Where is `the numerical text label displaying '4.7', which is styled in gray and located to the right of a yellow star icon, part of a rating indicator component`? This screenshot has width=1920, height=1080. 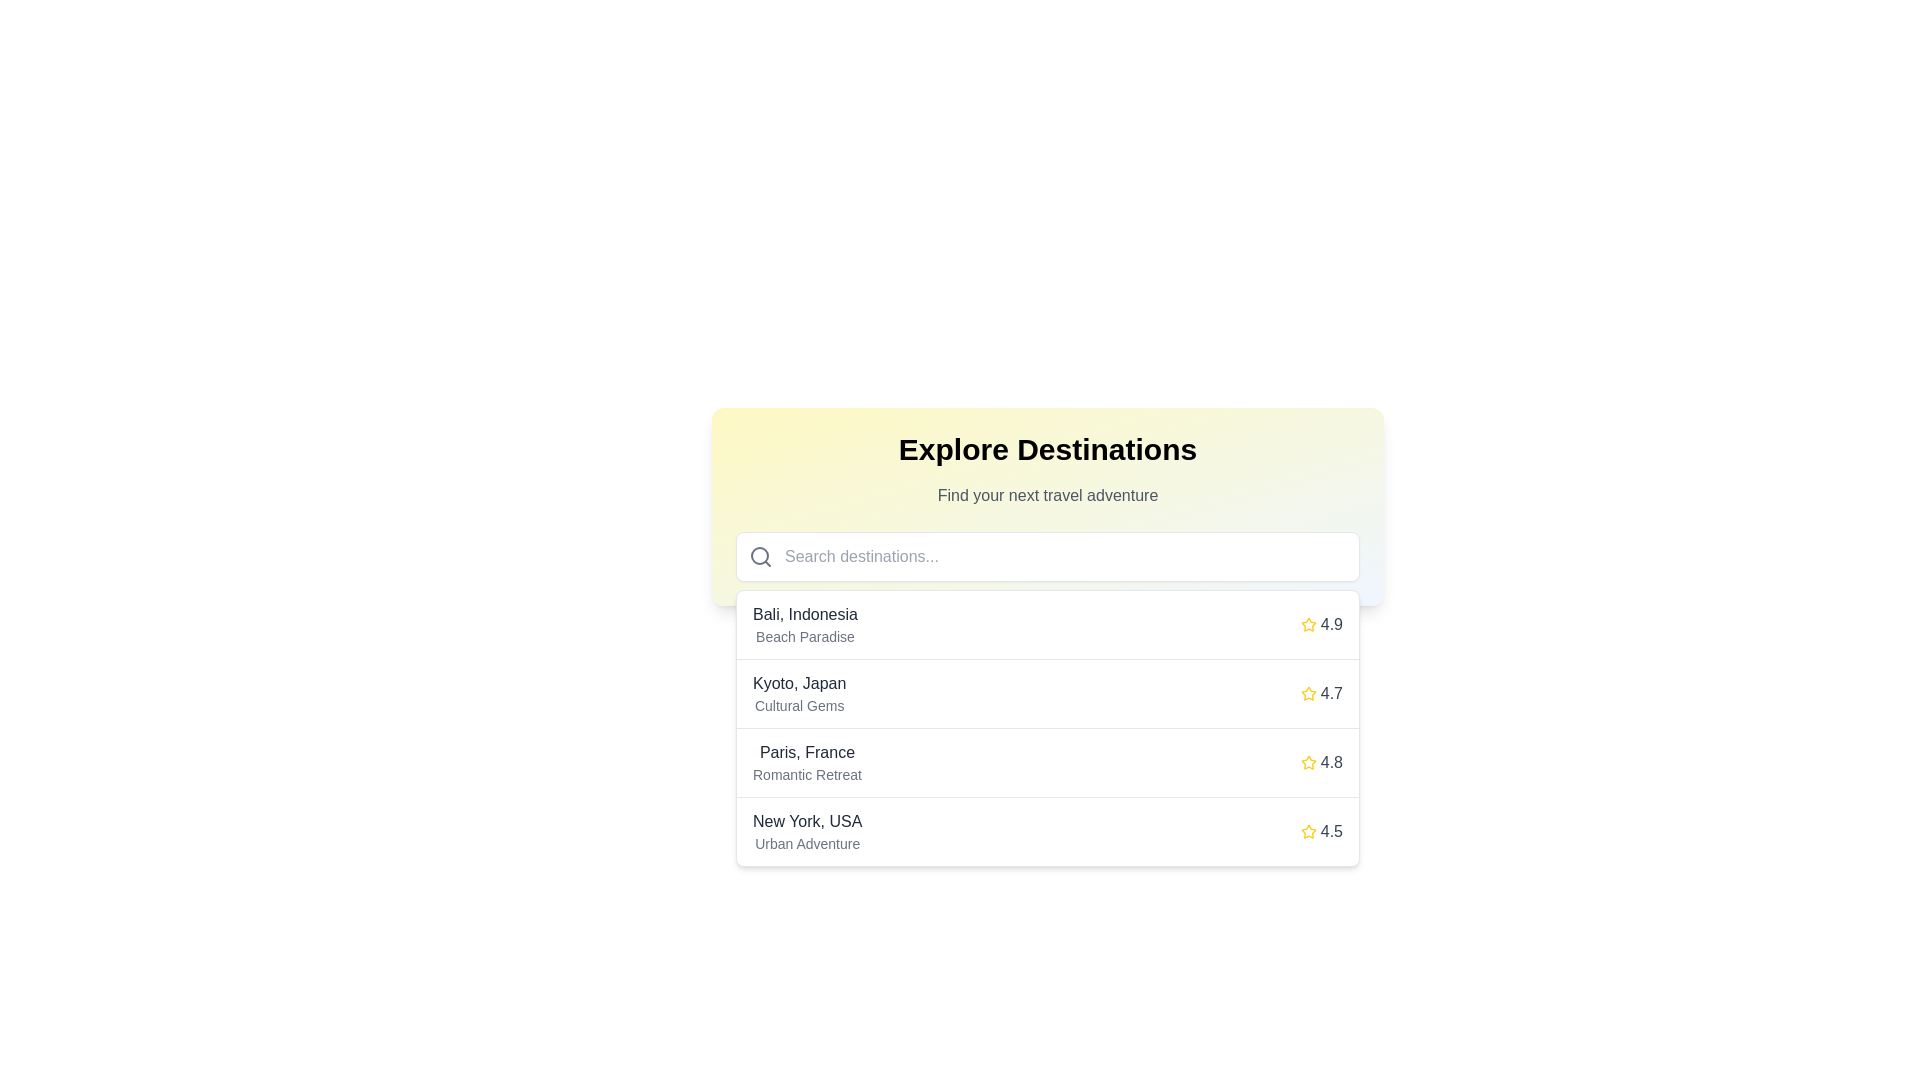
the numerical text label displaying '4.7', which is styled in gray and located to the right of a yellow star icon, part of a rating indicator component is located at coordinates (1331, 693).